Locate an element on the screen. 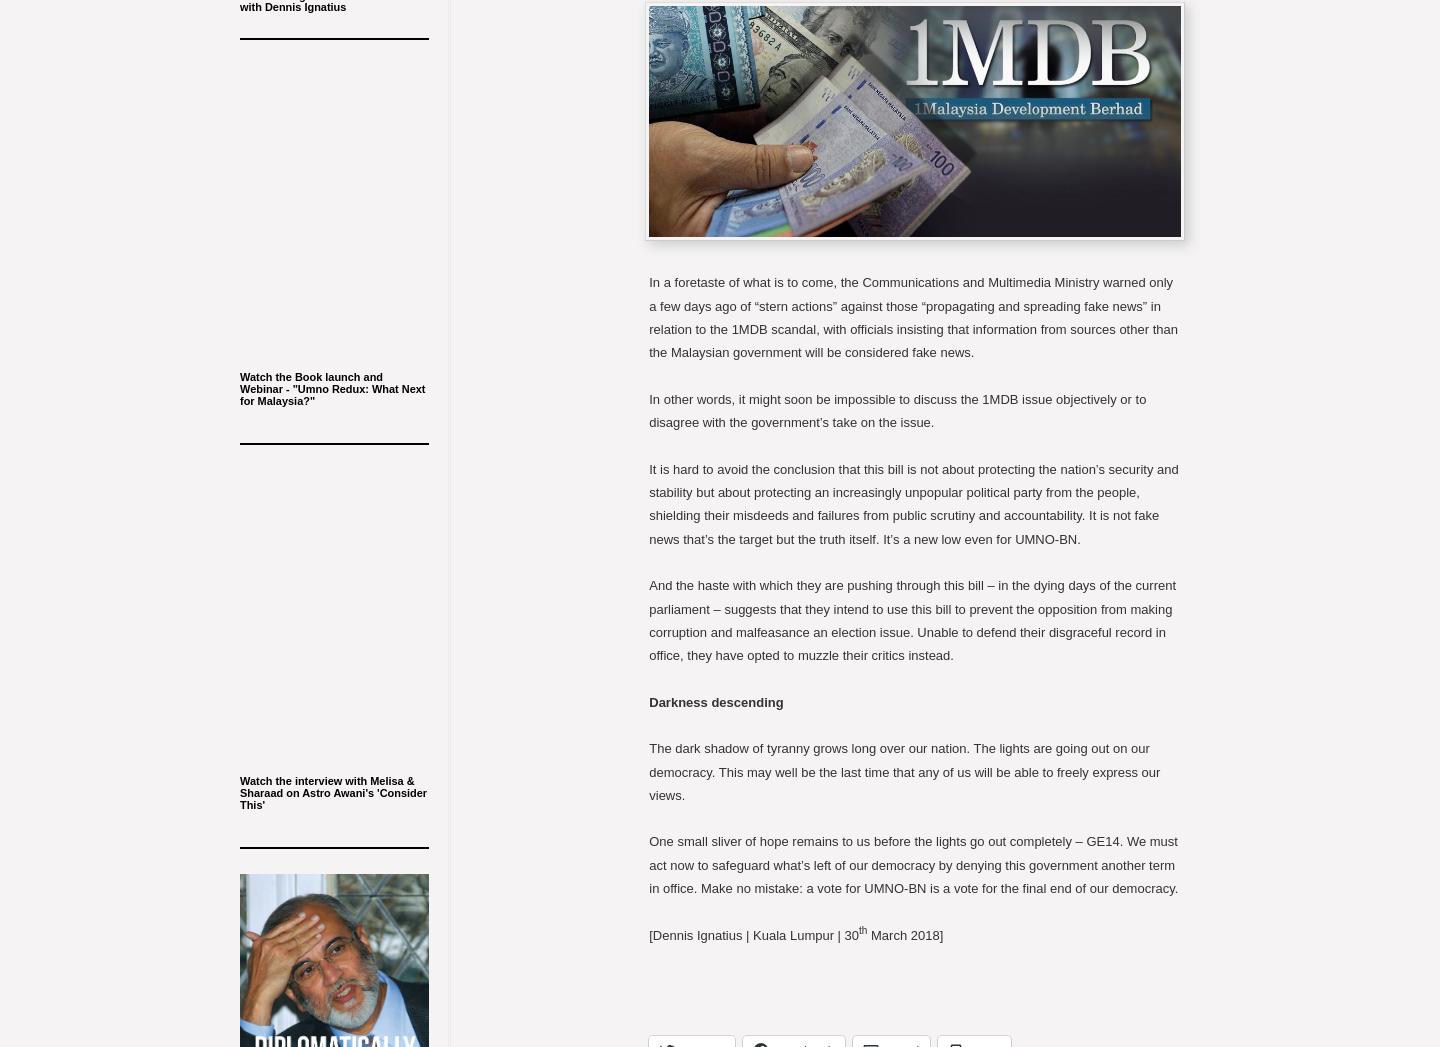 Image resolution: width=1440 pixels, height=1047 pixels. 'March 2018]' is located at coordinates (905, 934).